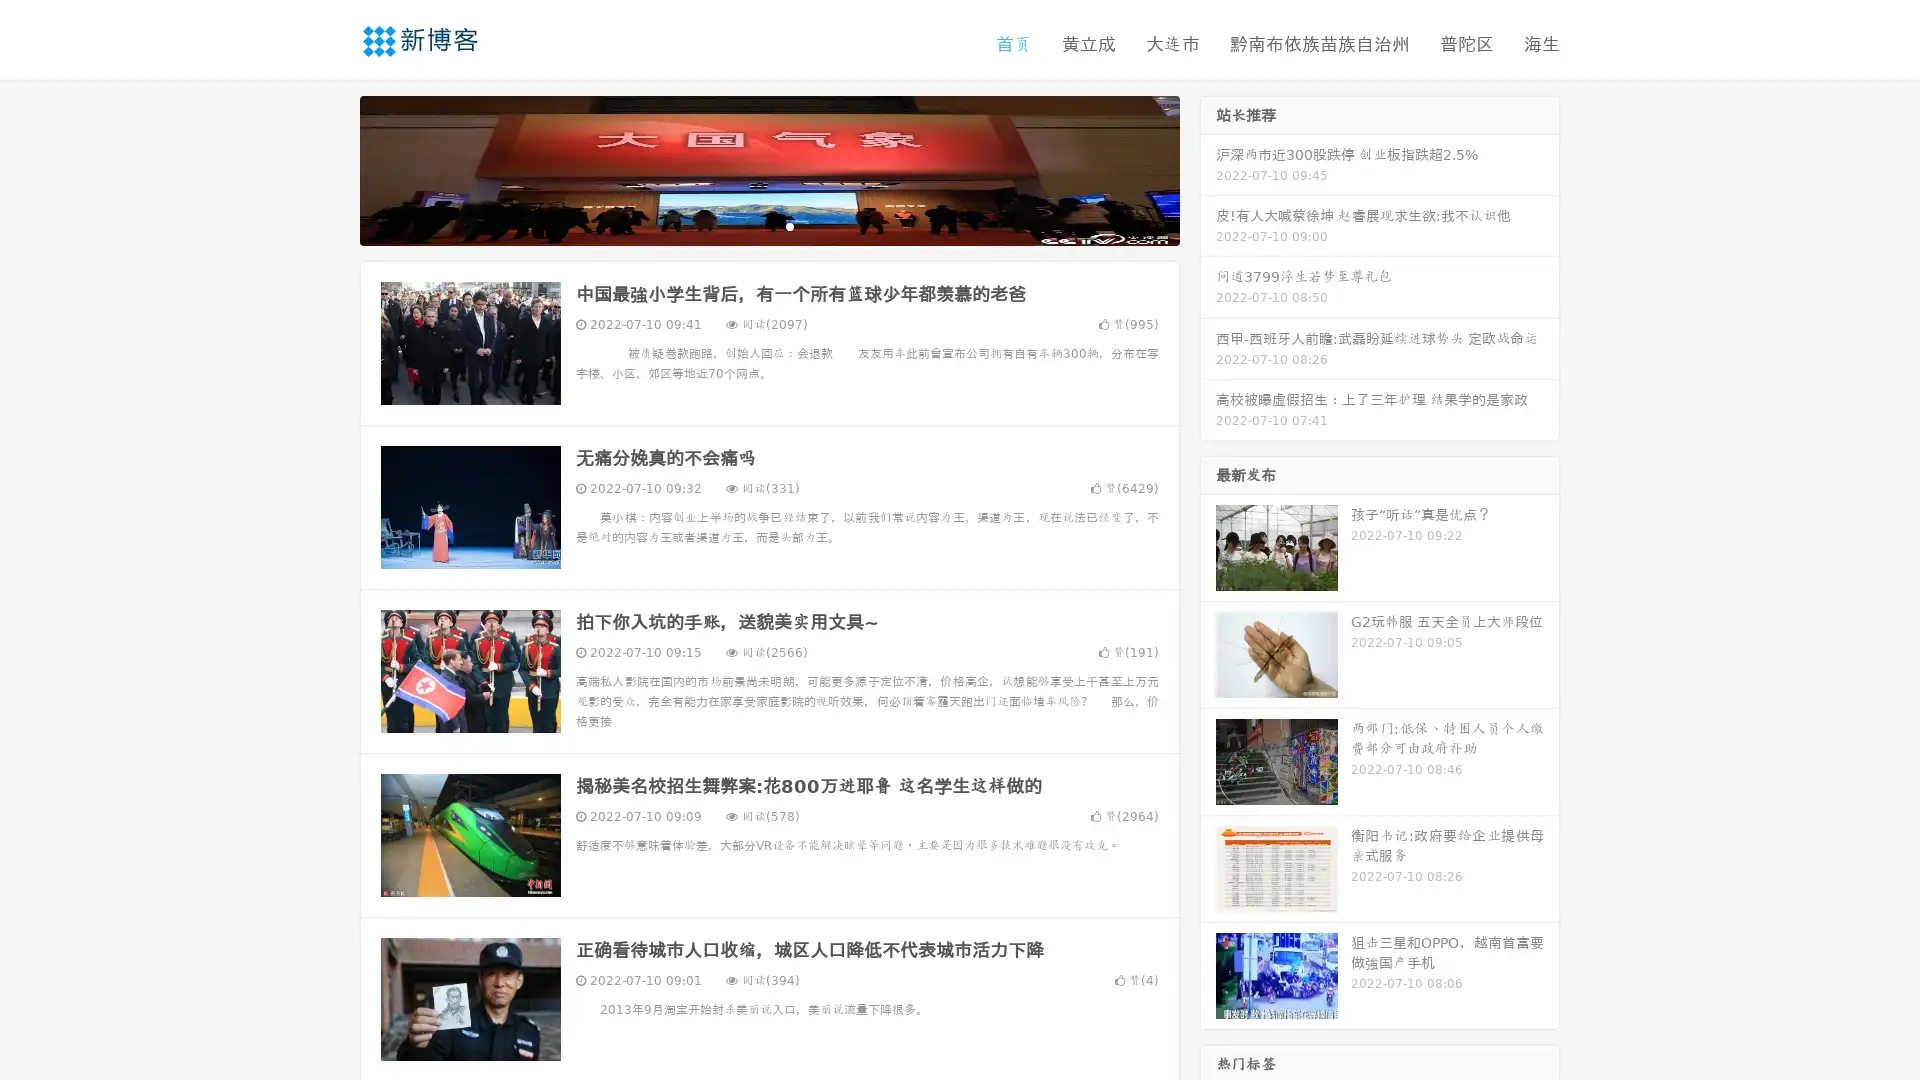  I want to click on Previous slide, so click(330, 168).